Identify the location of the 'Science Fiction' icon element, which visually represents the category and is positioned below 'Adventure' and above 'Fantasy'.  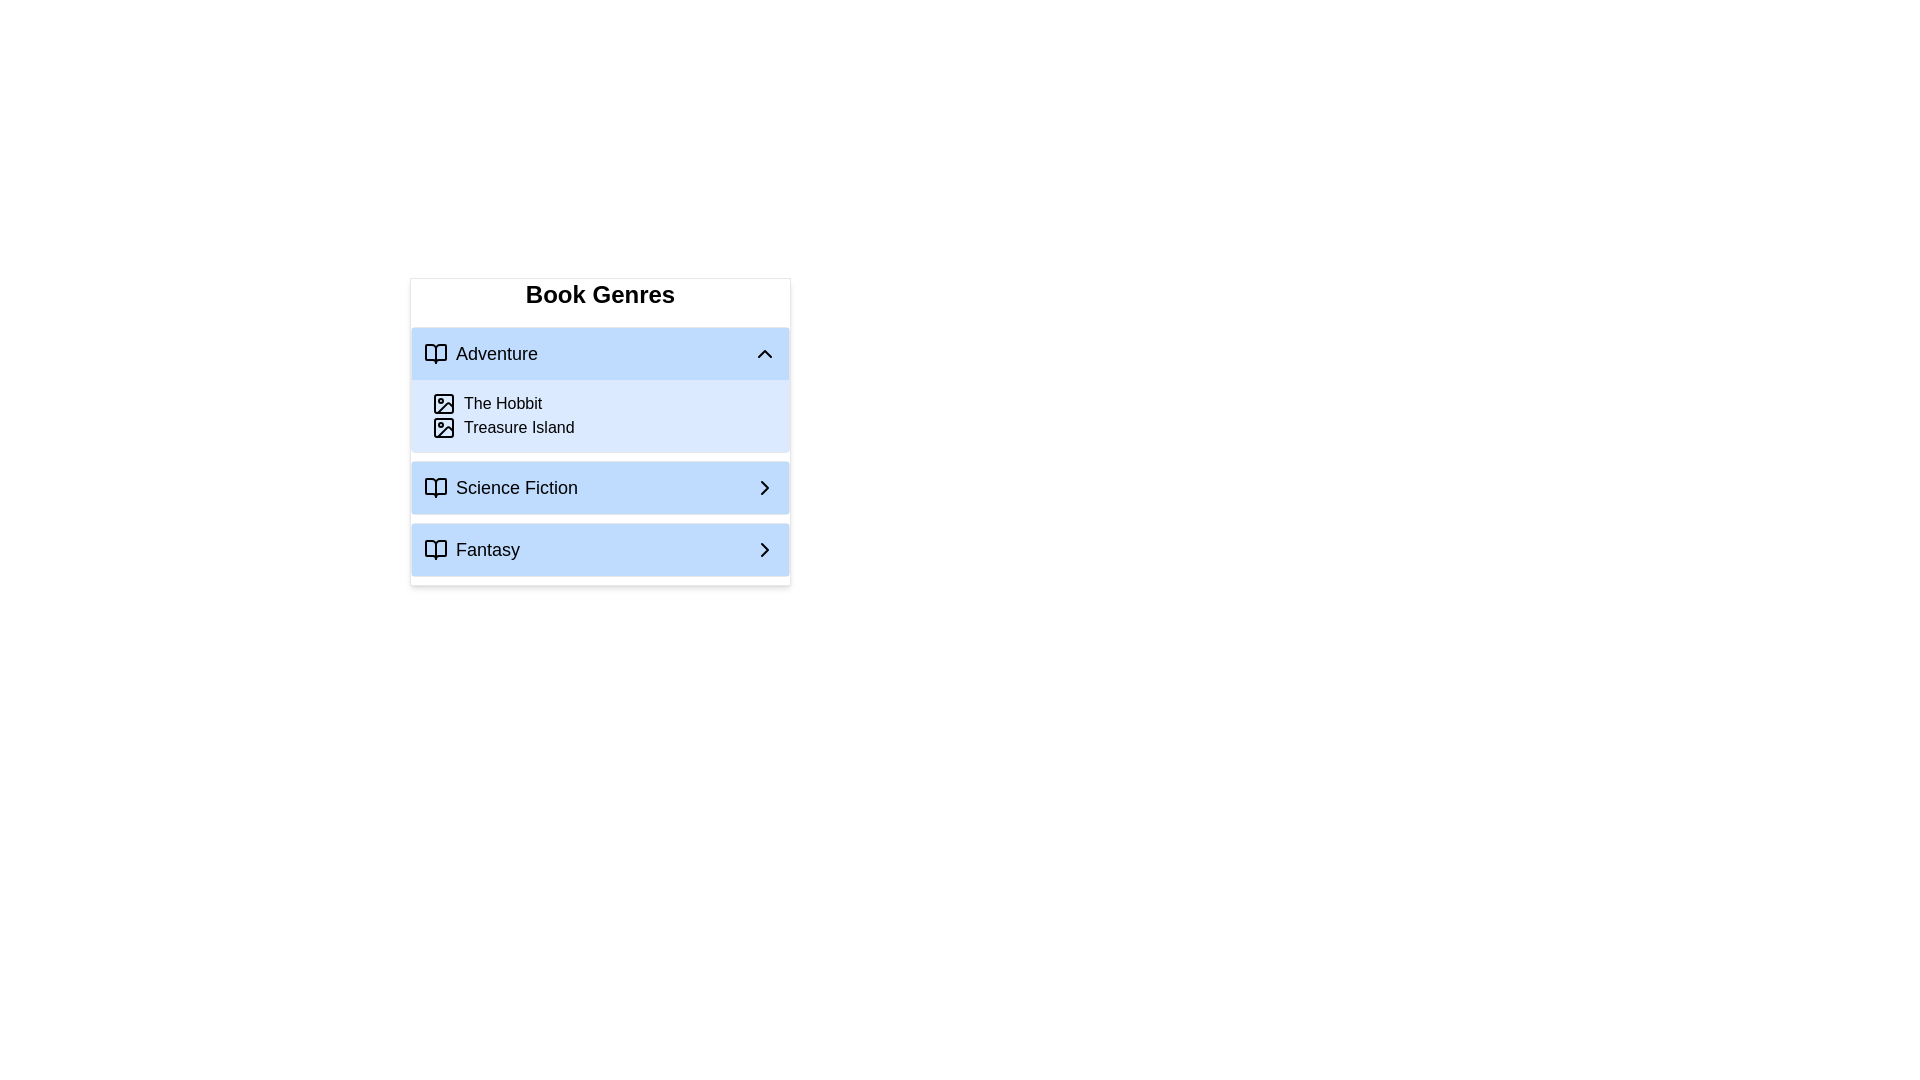
(435, 488).